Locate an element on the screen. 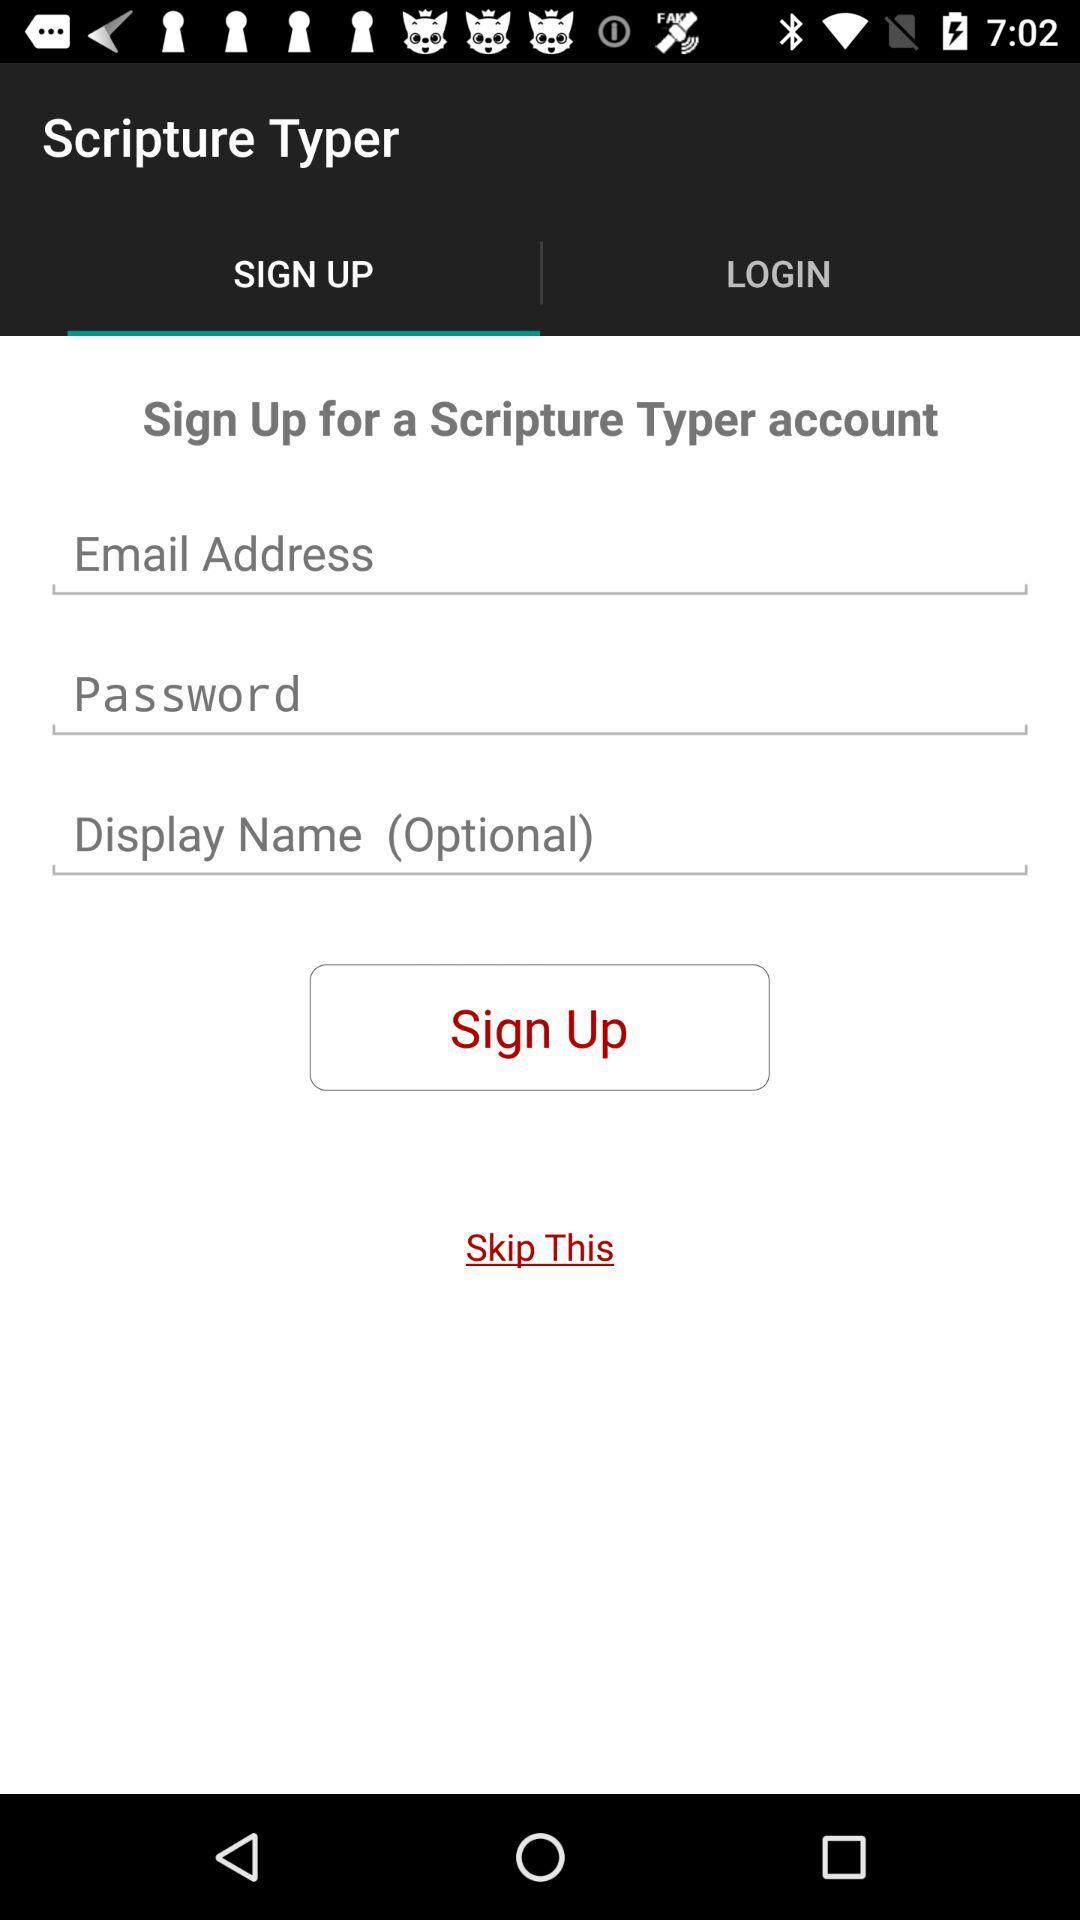 This screenshot has width=1080, height=1920. display name you would like for your new account not manditory is located at coordinates (540, 834).